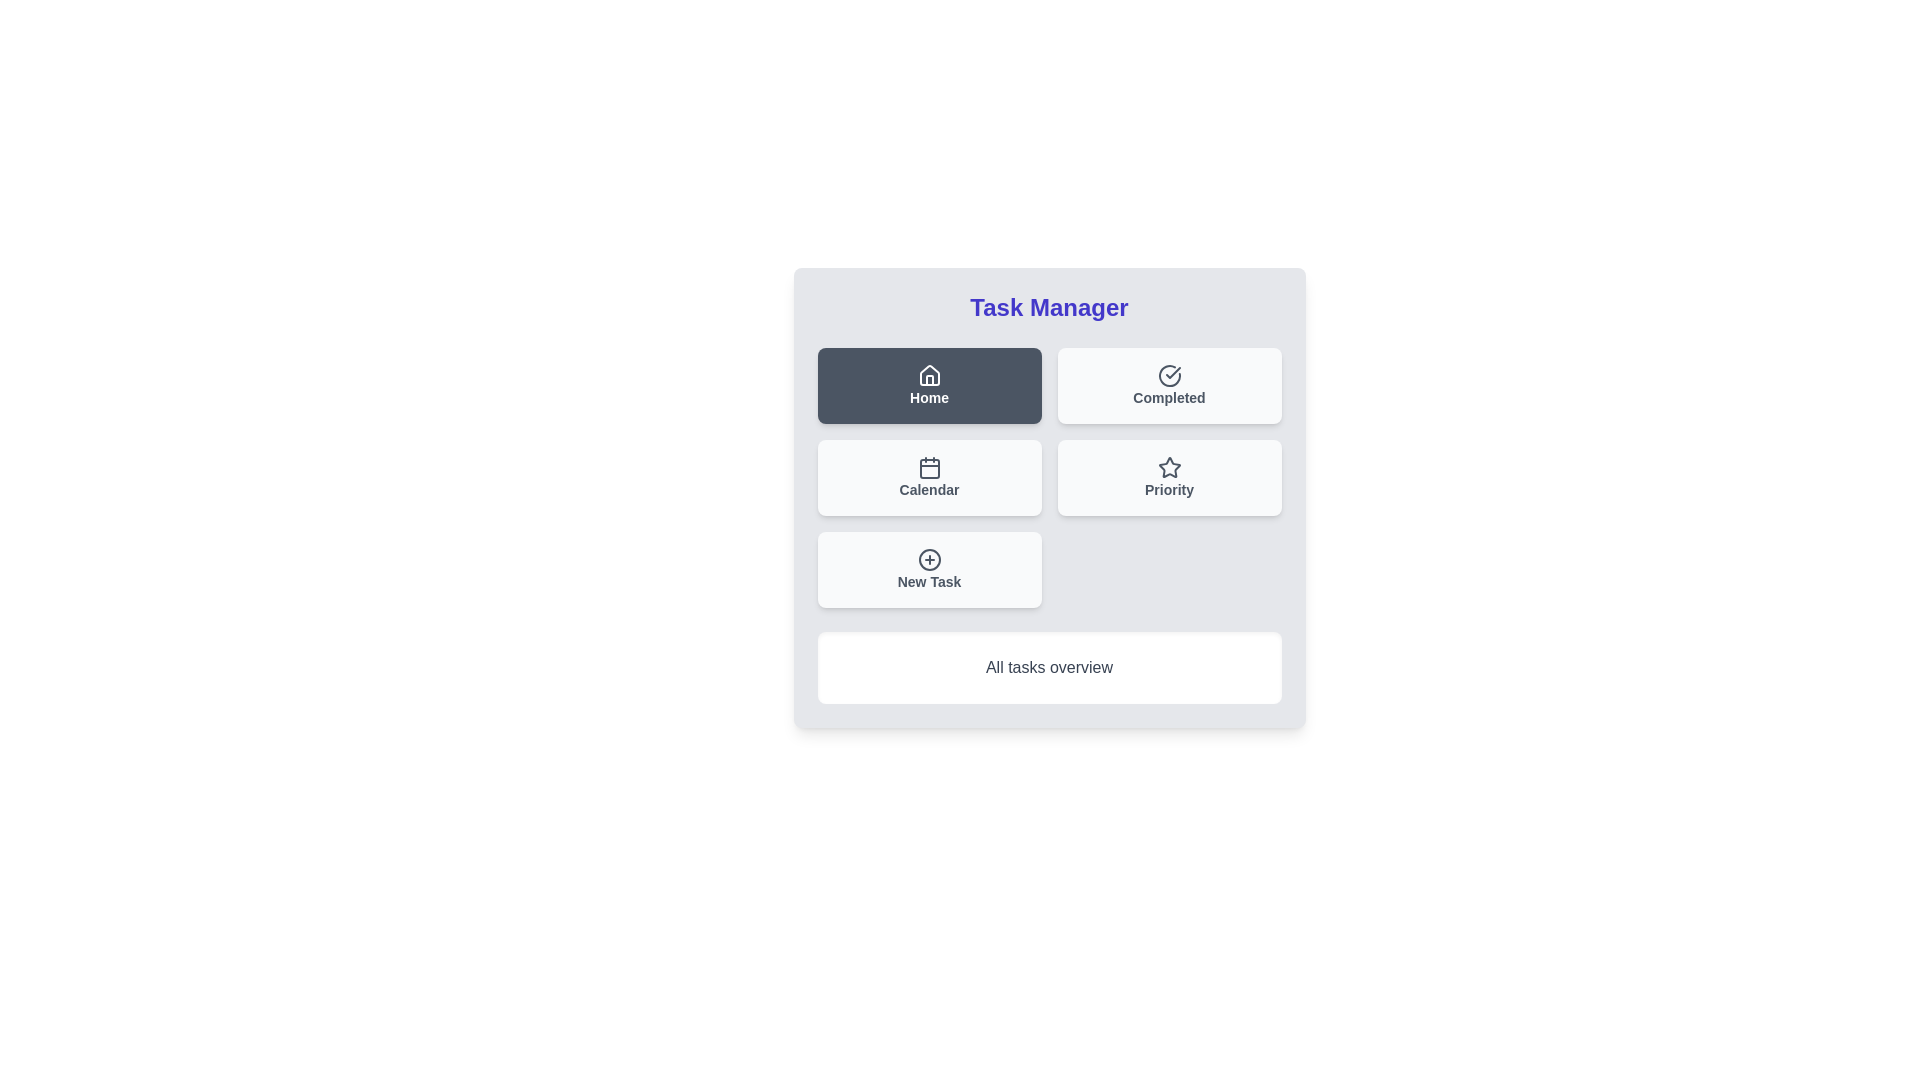 The height and width of the screenshot is (1080, 1920). What do you see at coordinates (928, 397) in the screenshot?
I see `static text label displaying 'Home' in white color, located within a rounded rectangle button with a grayish-blue background, centrally positioned beneath a house icon` at bounding box center [928, 397].